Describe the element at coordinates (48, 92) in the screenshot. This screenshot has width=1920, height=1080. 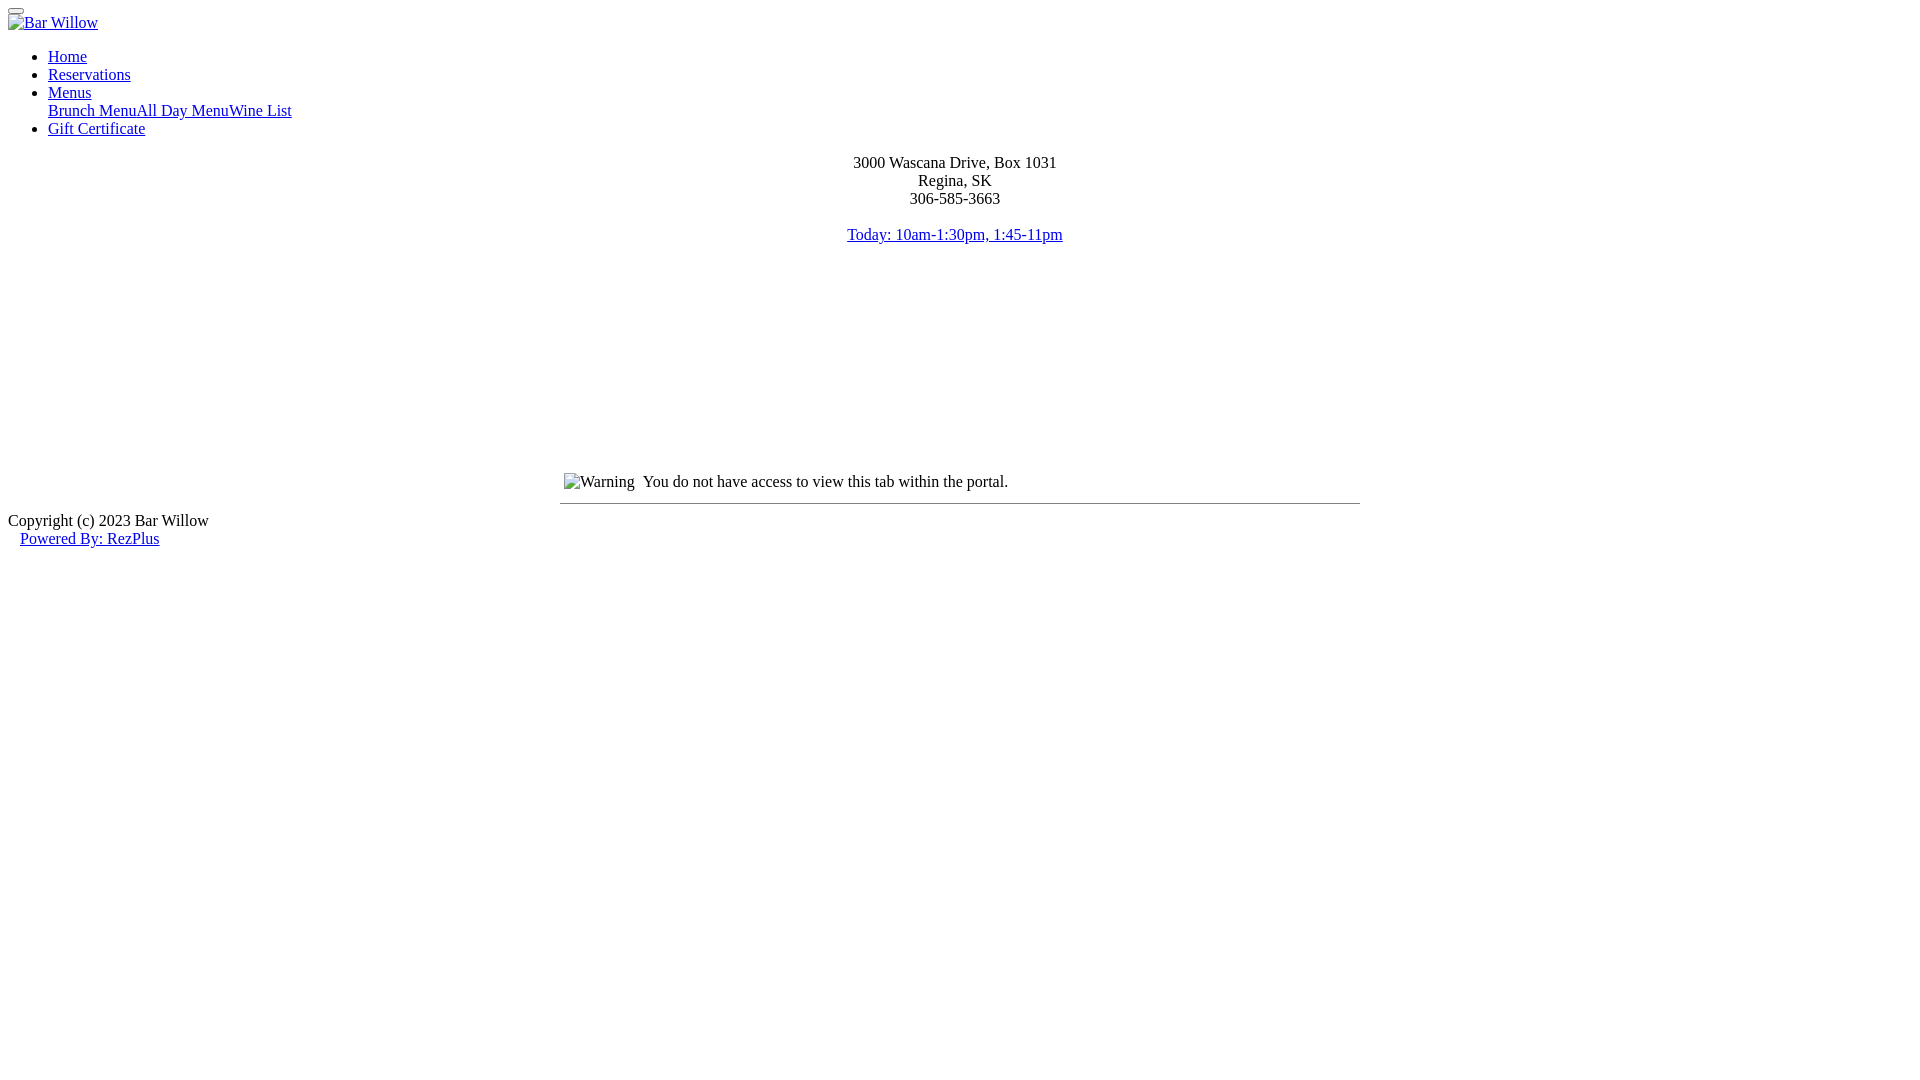
I see `'Menus'` at that location.